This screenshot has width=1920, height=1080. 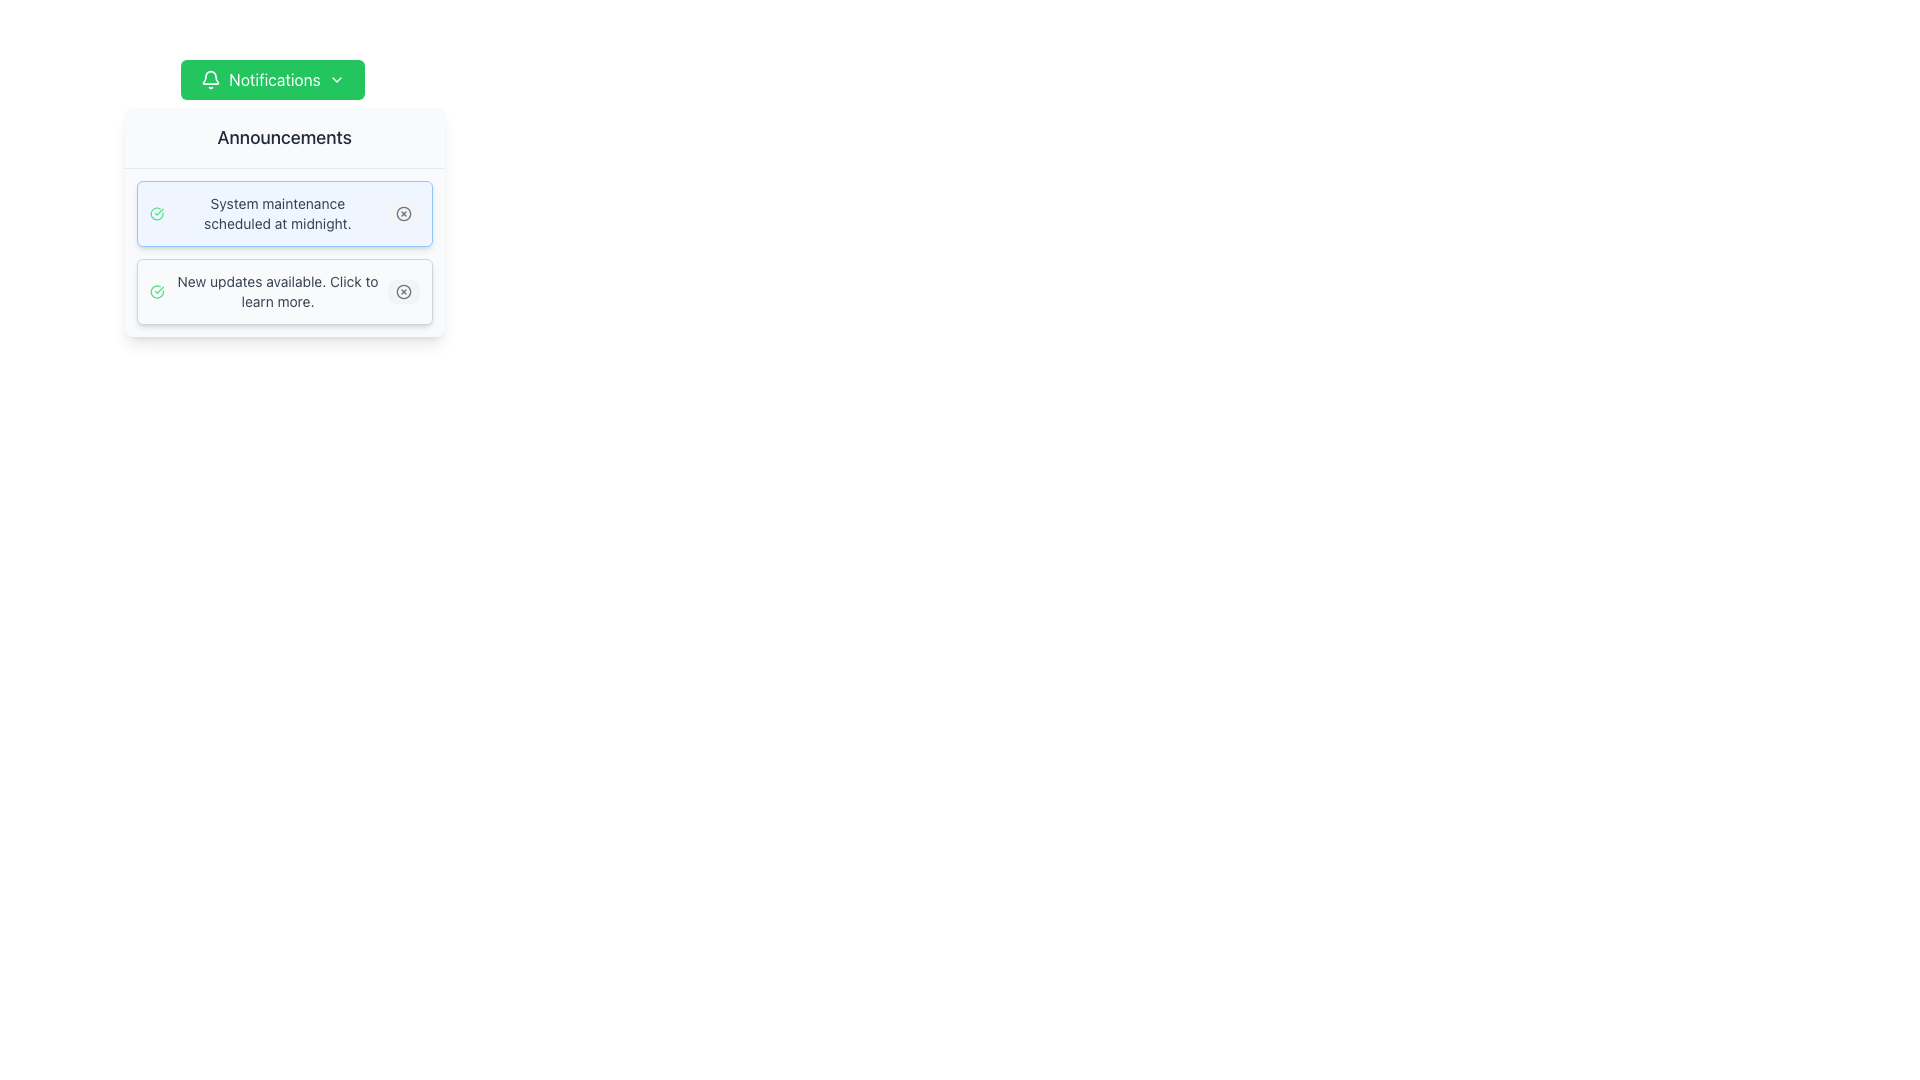 I want to click on the dismiss button with a circular cross icon located at the rightmost side of the notification block displaying 'System maintenance scheduled at midnight.', so click(x=402, y=213).